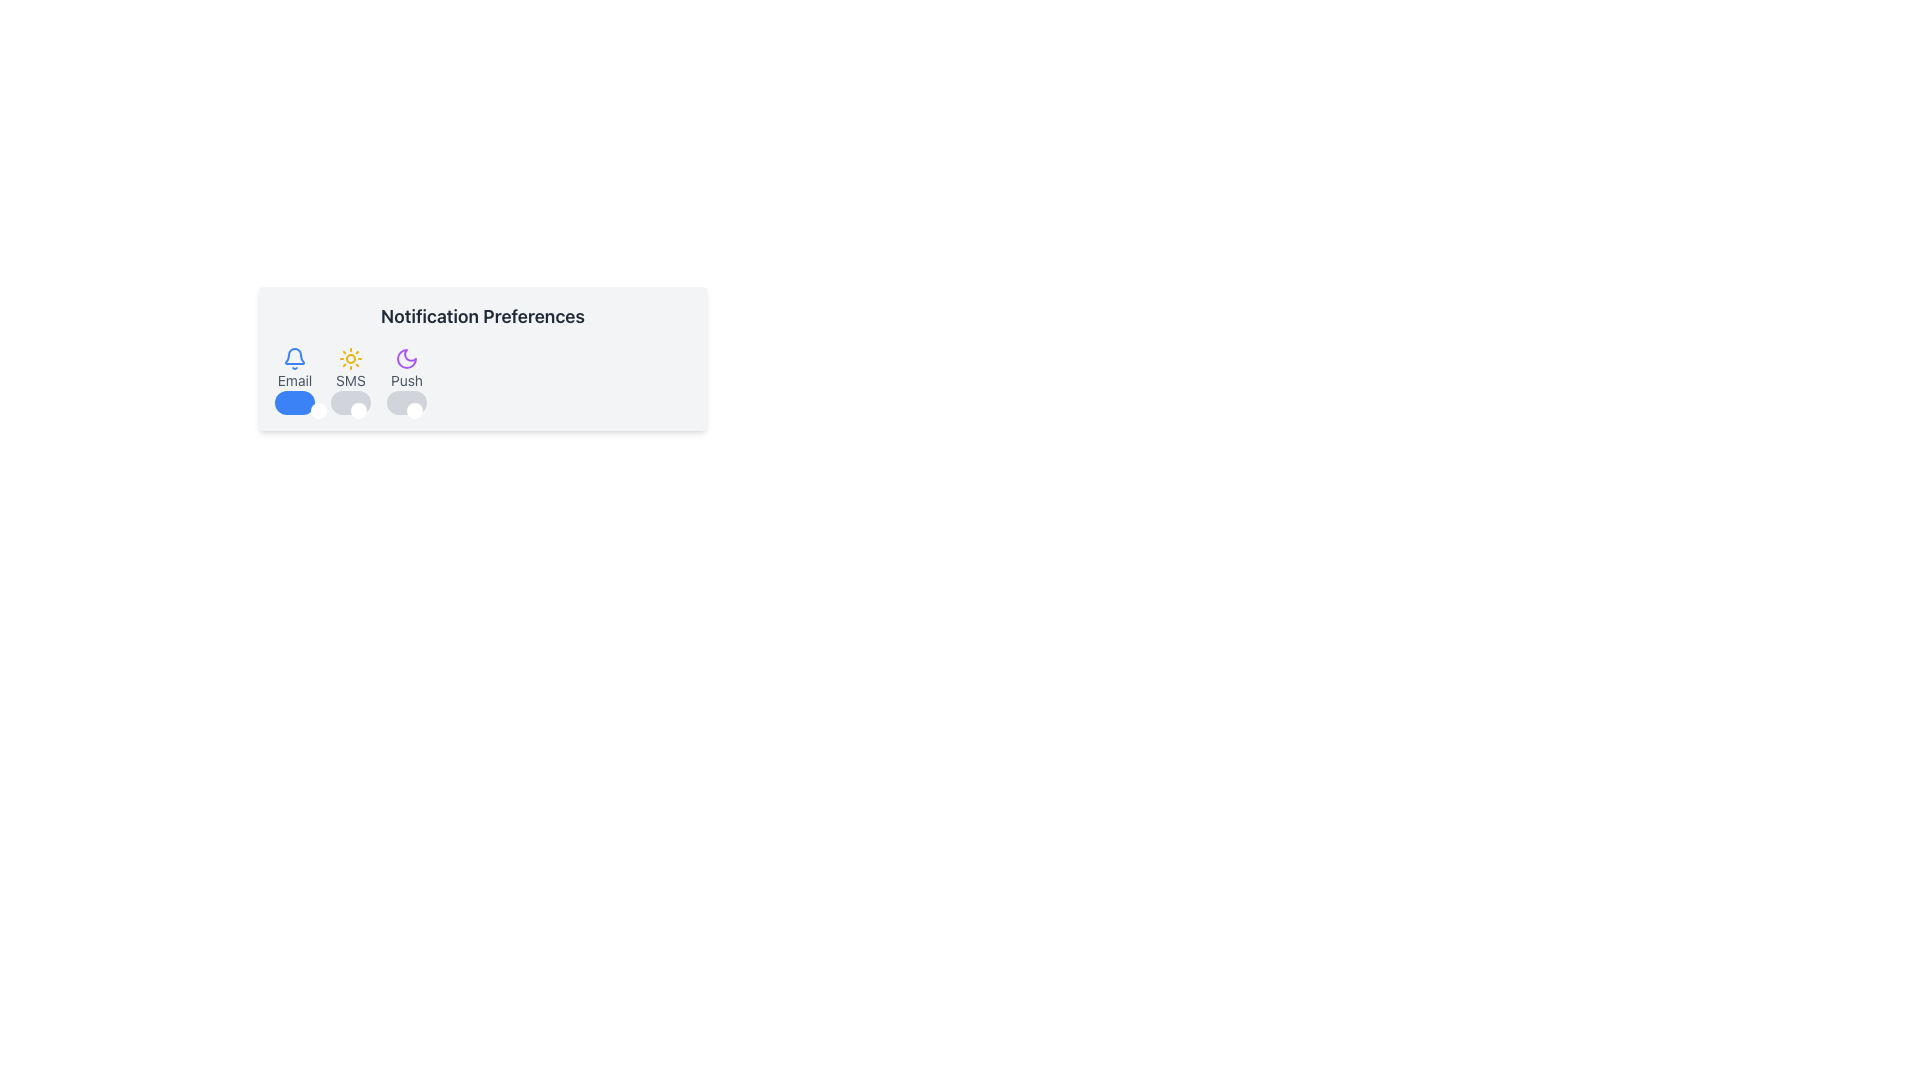 This screenshot has width=1920, height=1080. Describe the element at coordinates (413, 410) in the screenshot. I see `the toggle knob located on the left side of the horizontal toggle track in the 'Notification Preferences' section` at that location.